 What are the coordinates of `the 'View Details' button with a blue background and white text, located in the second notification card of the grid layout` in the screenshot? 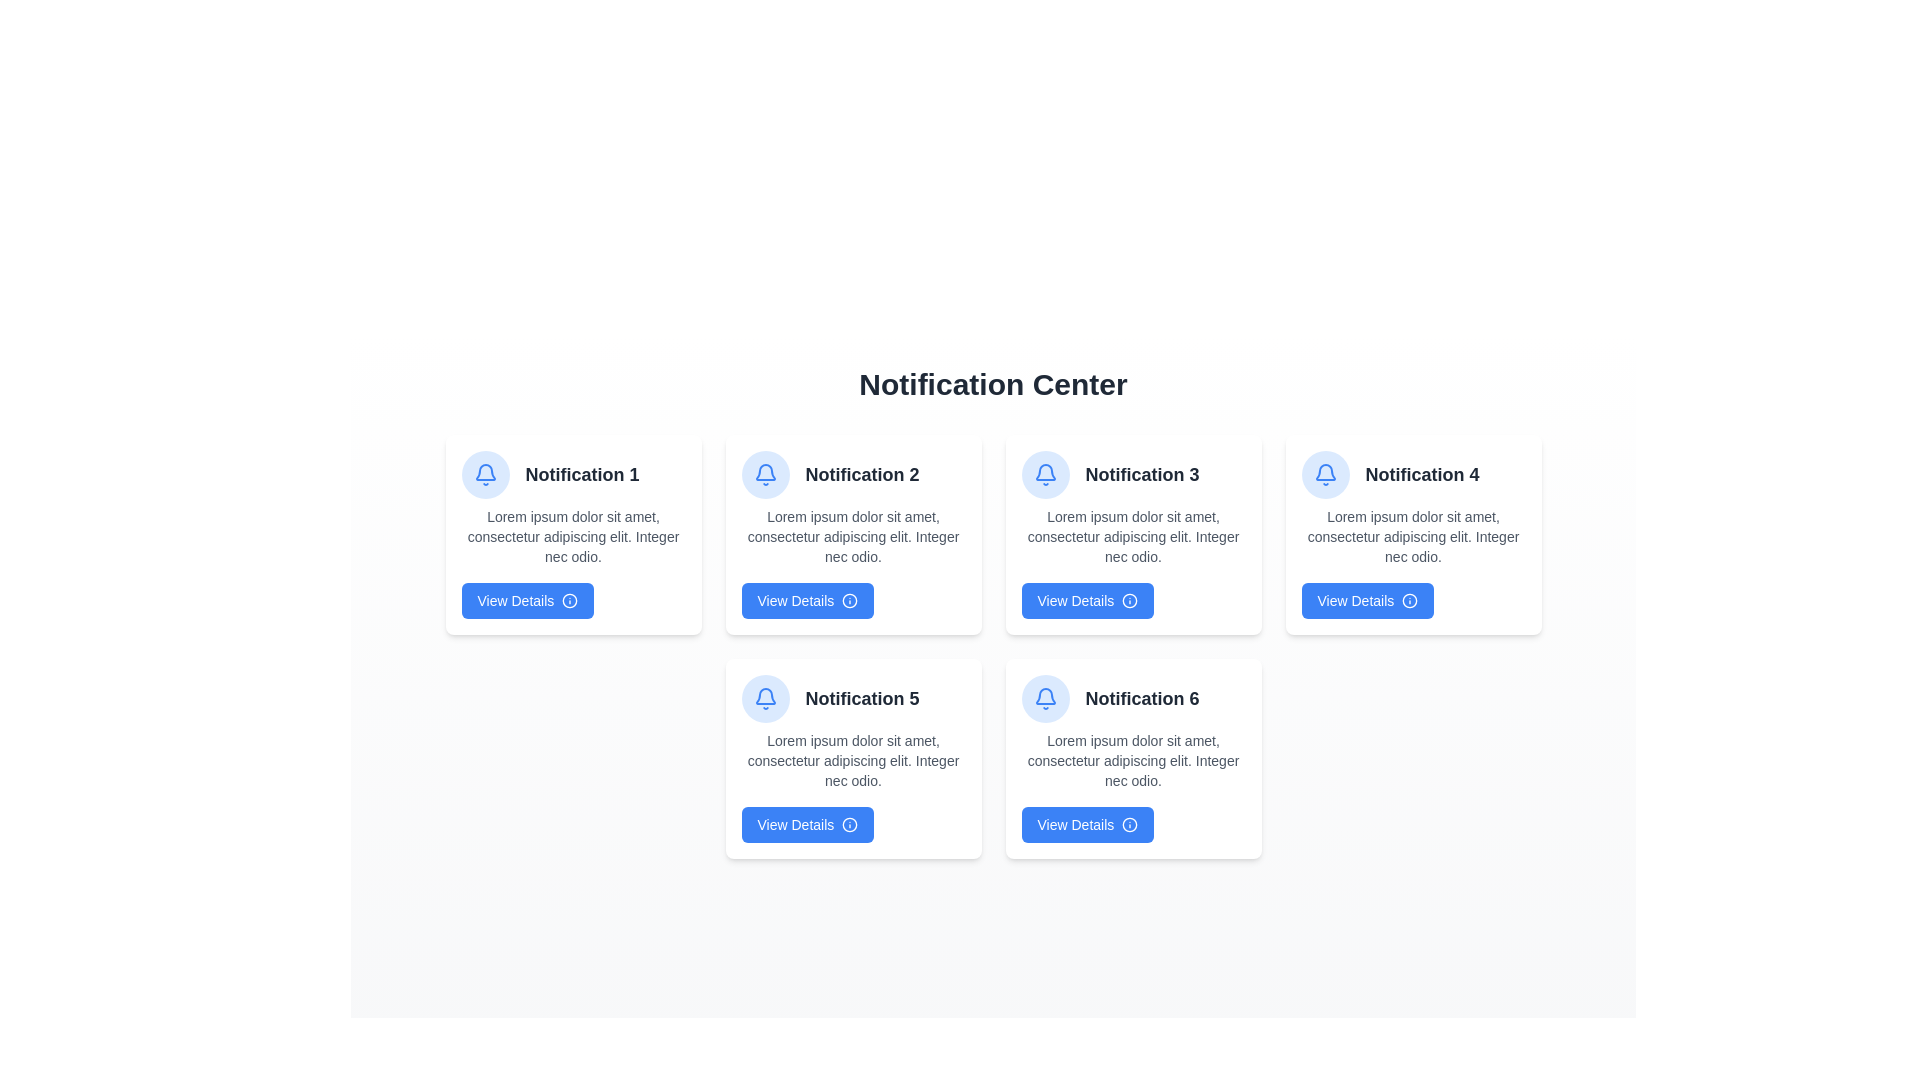 It's located at (807, 600).